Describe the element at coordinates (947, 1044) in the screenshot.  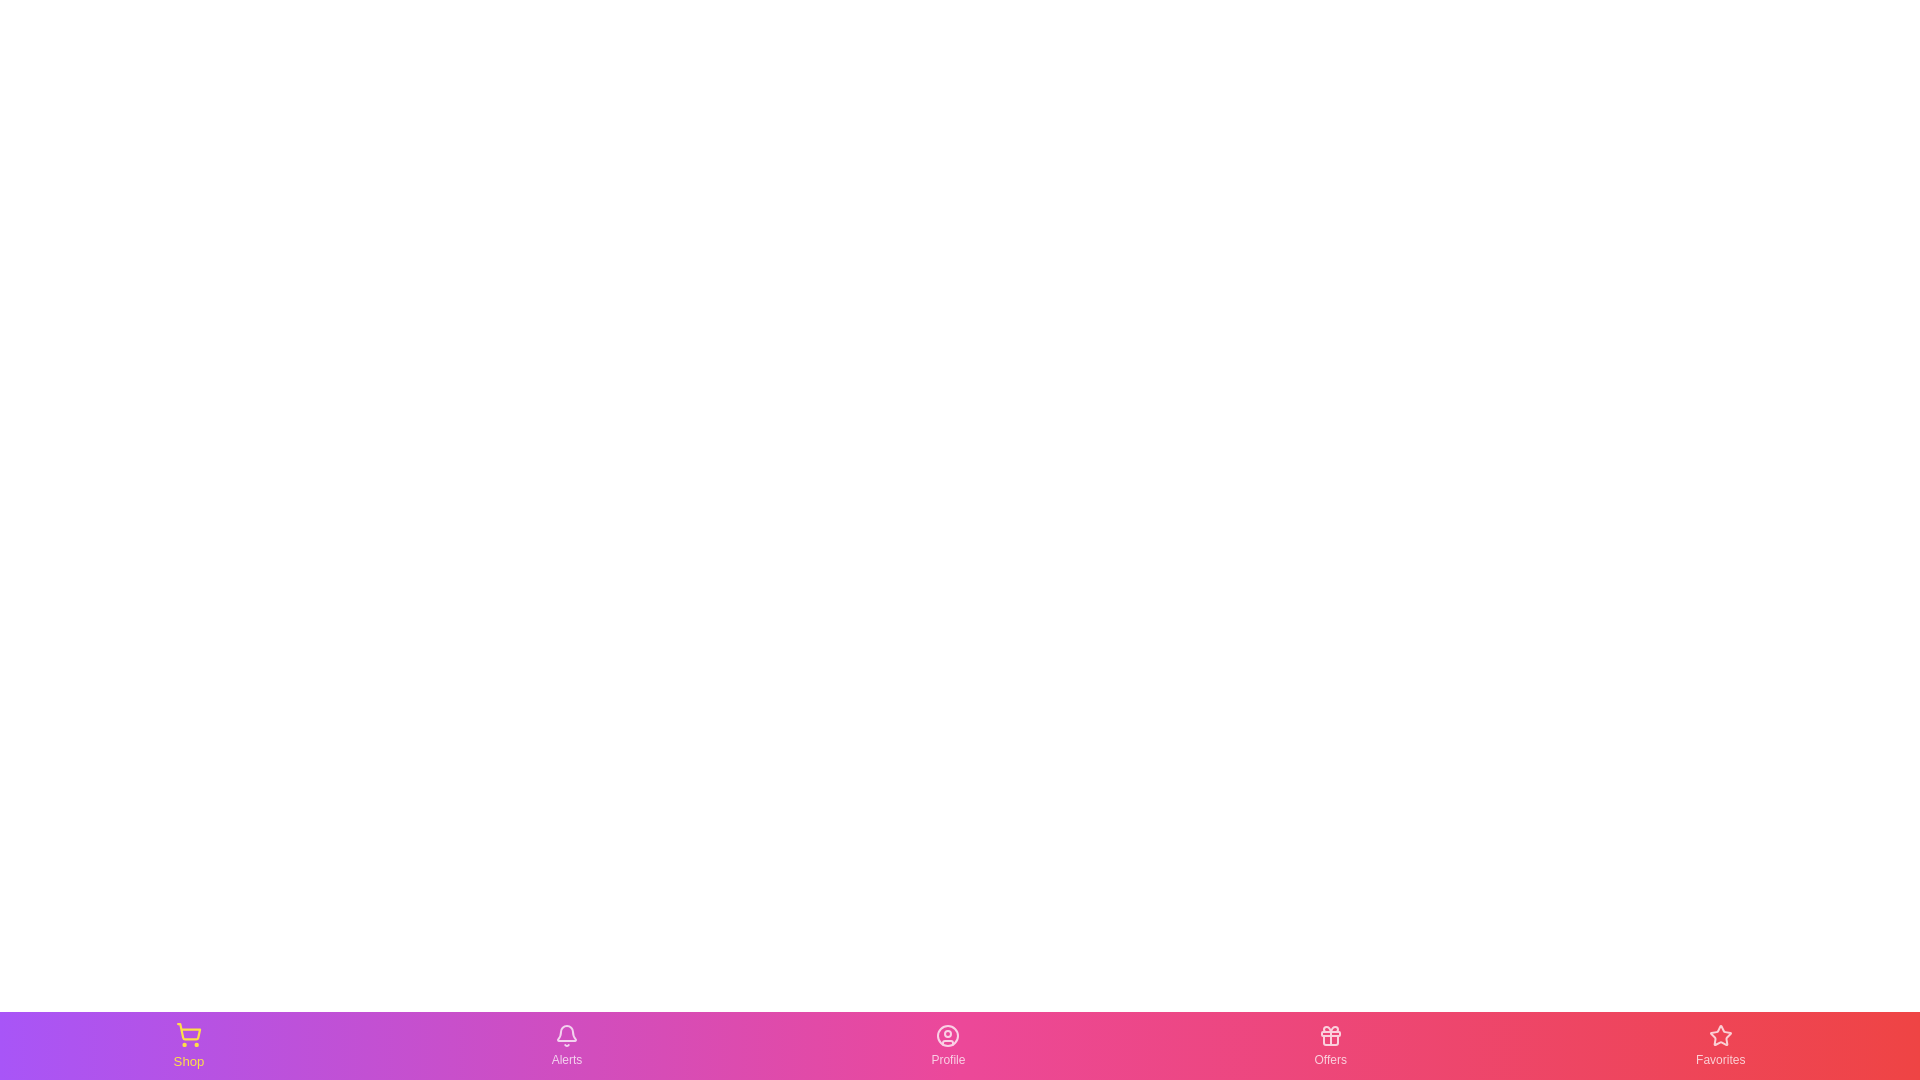
I see `the Profile tab in the bottom navigation bar` at that location.